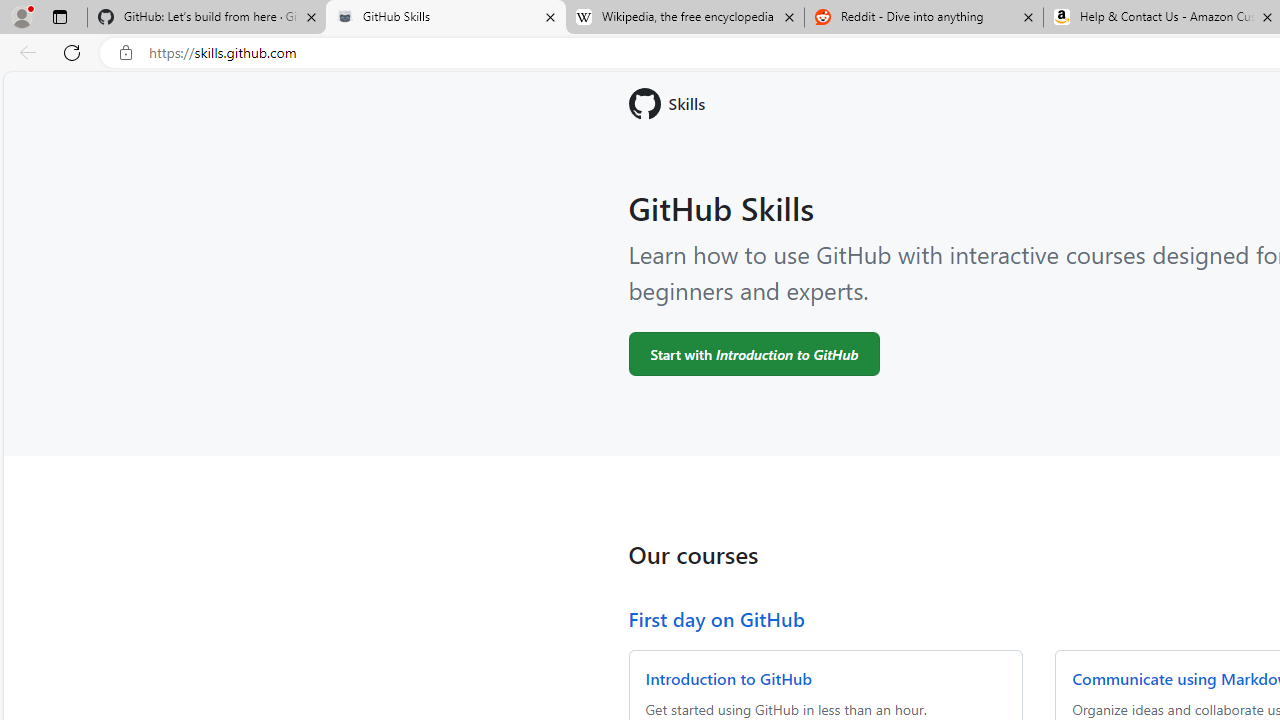  Describe the element at coordinates (716, 617) in the screenshot. I see `'First day on GitHub'` at that location.